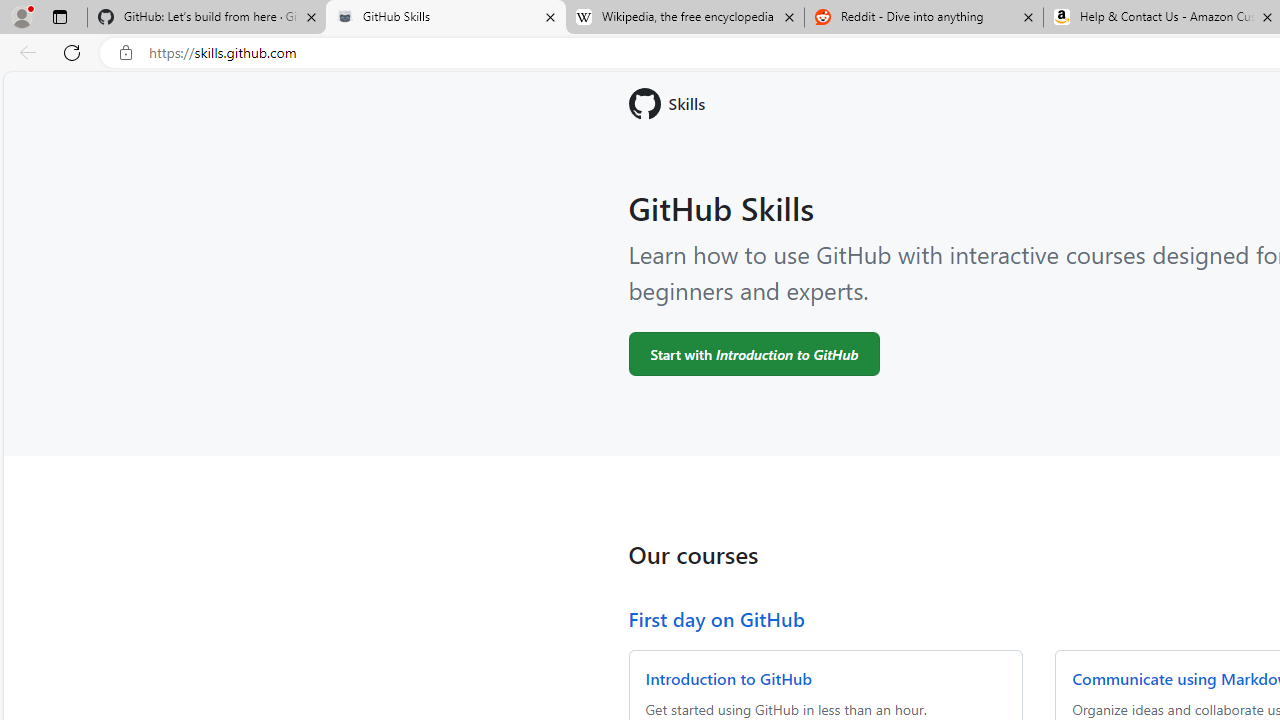  Describe the element at coordinates (716, 617) in the screenshot. I see `'First day on GitHub'` at that location.